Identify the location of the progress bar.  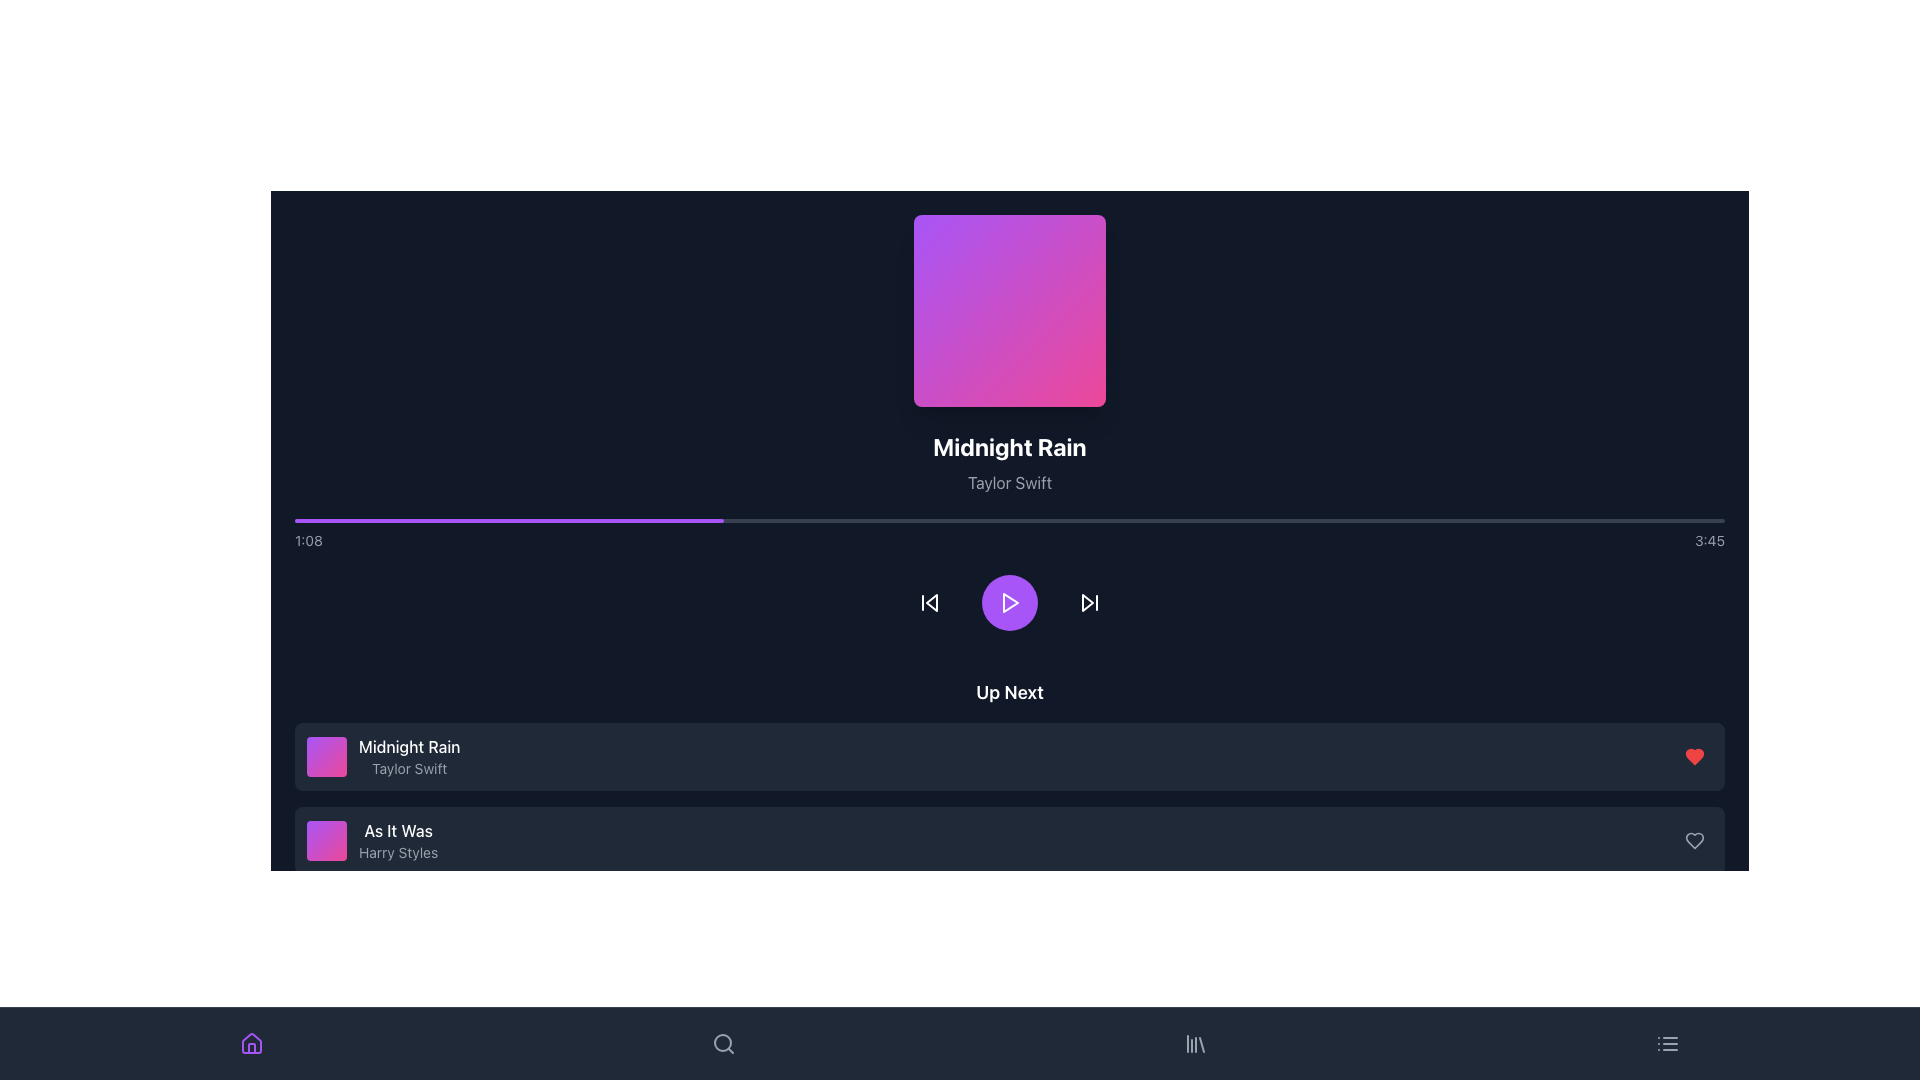
(355, 519).